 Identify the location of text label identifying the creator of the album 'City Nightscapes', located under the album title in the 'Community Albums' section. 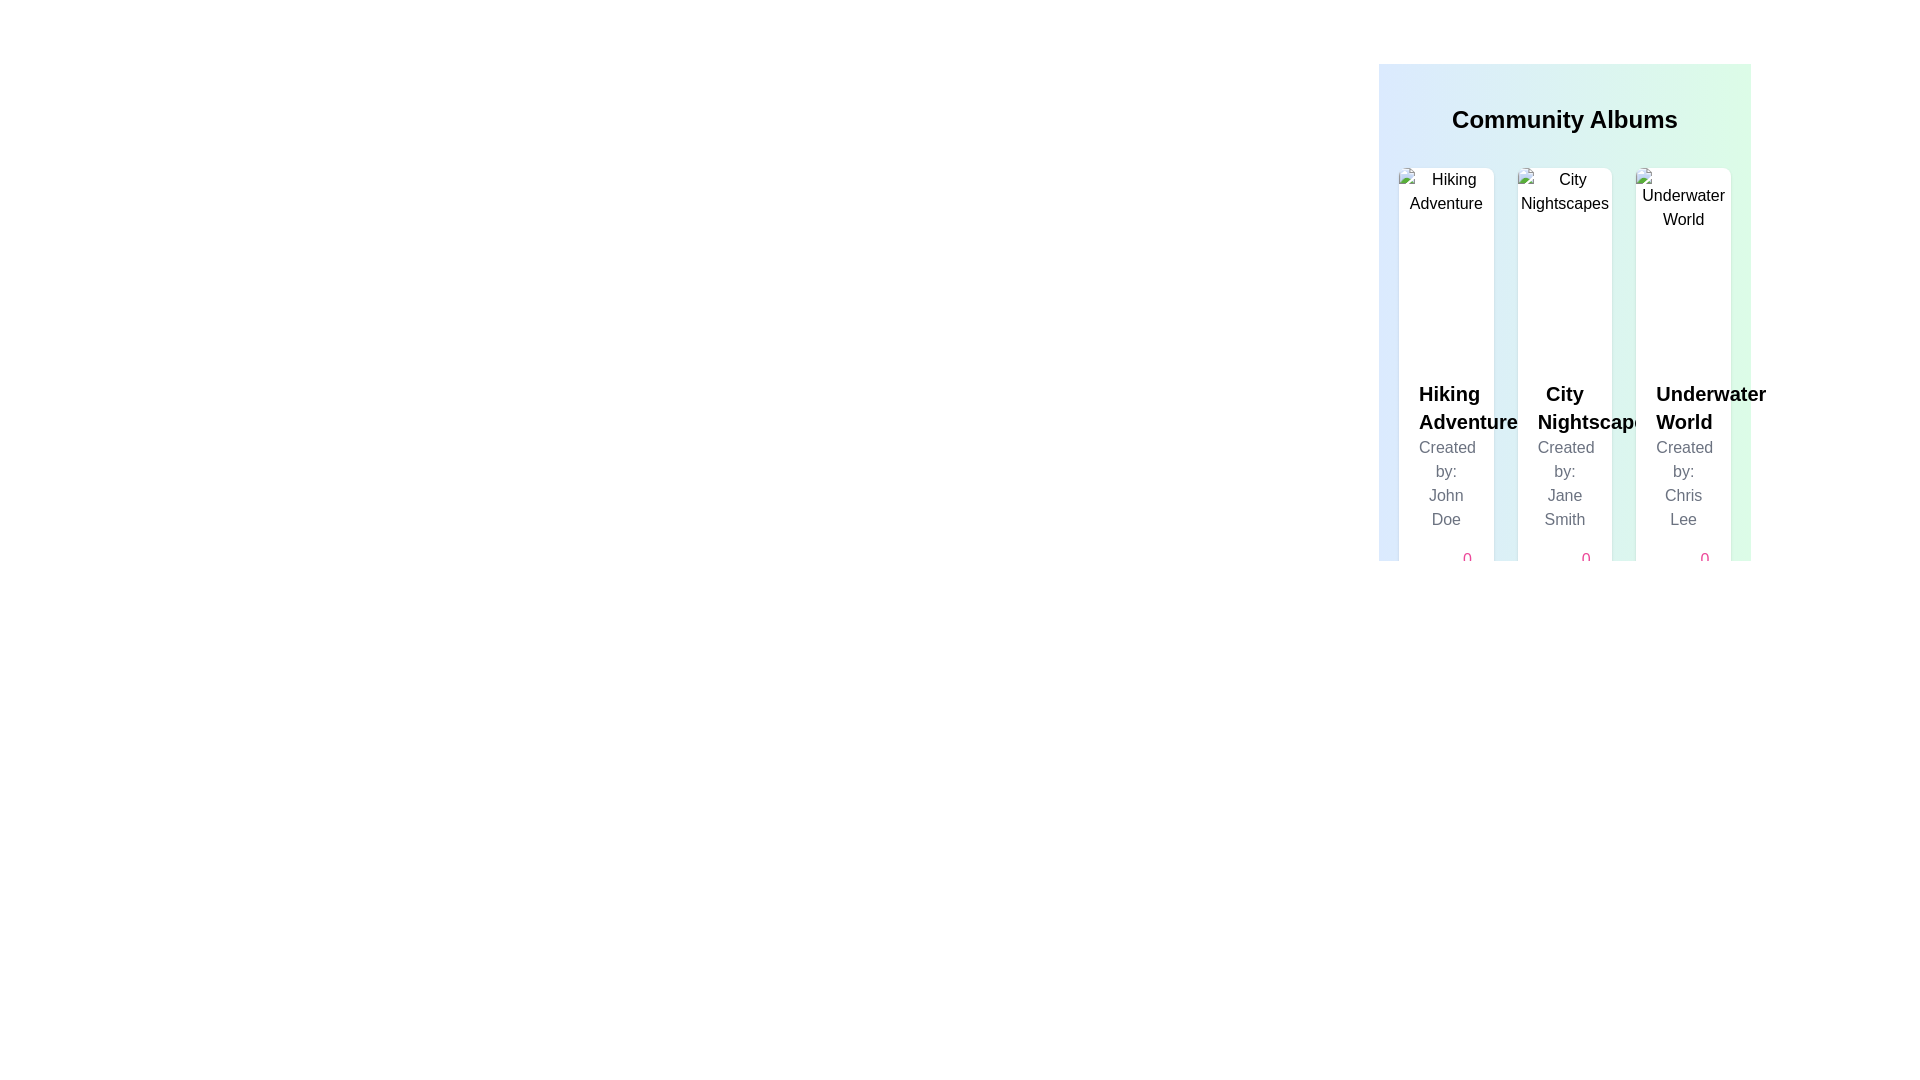
(1563, 483).